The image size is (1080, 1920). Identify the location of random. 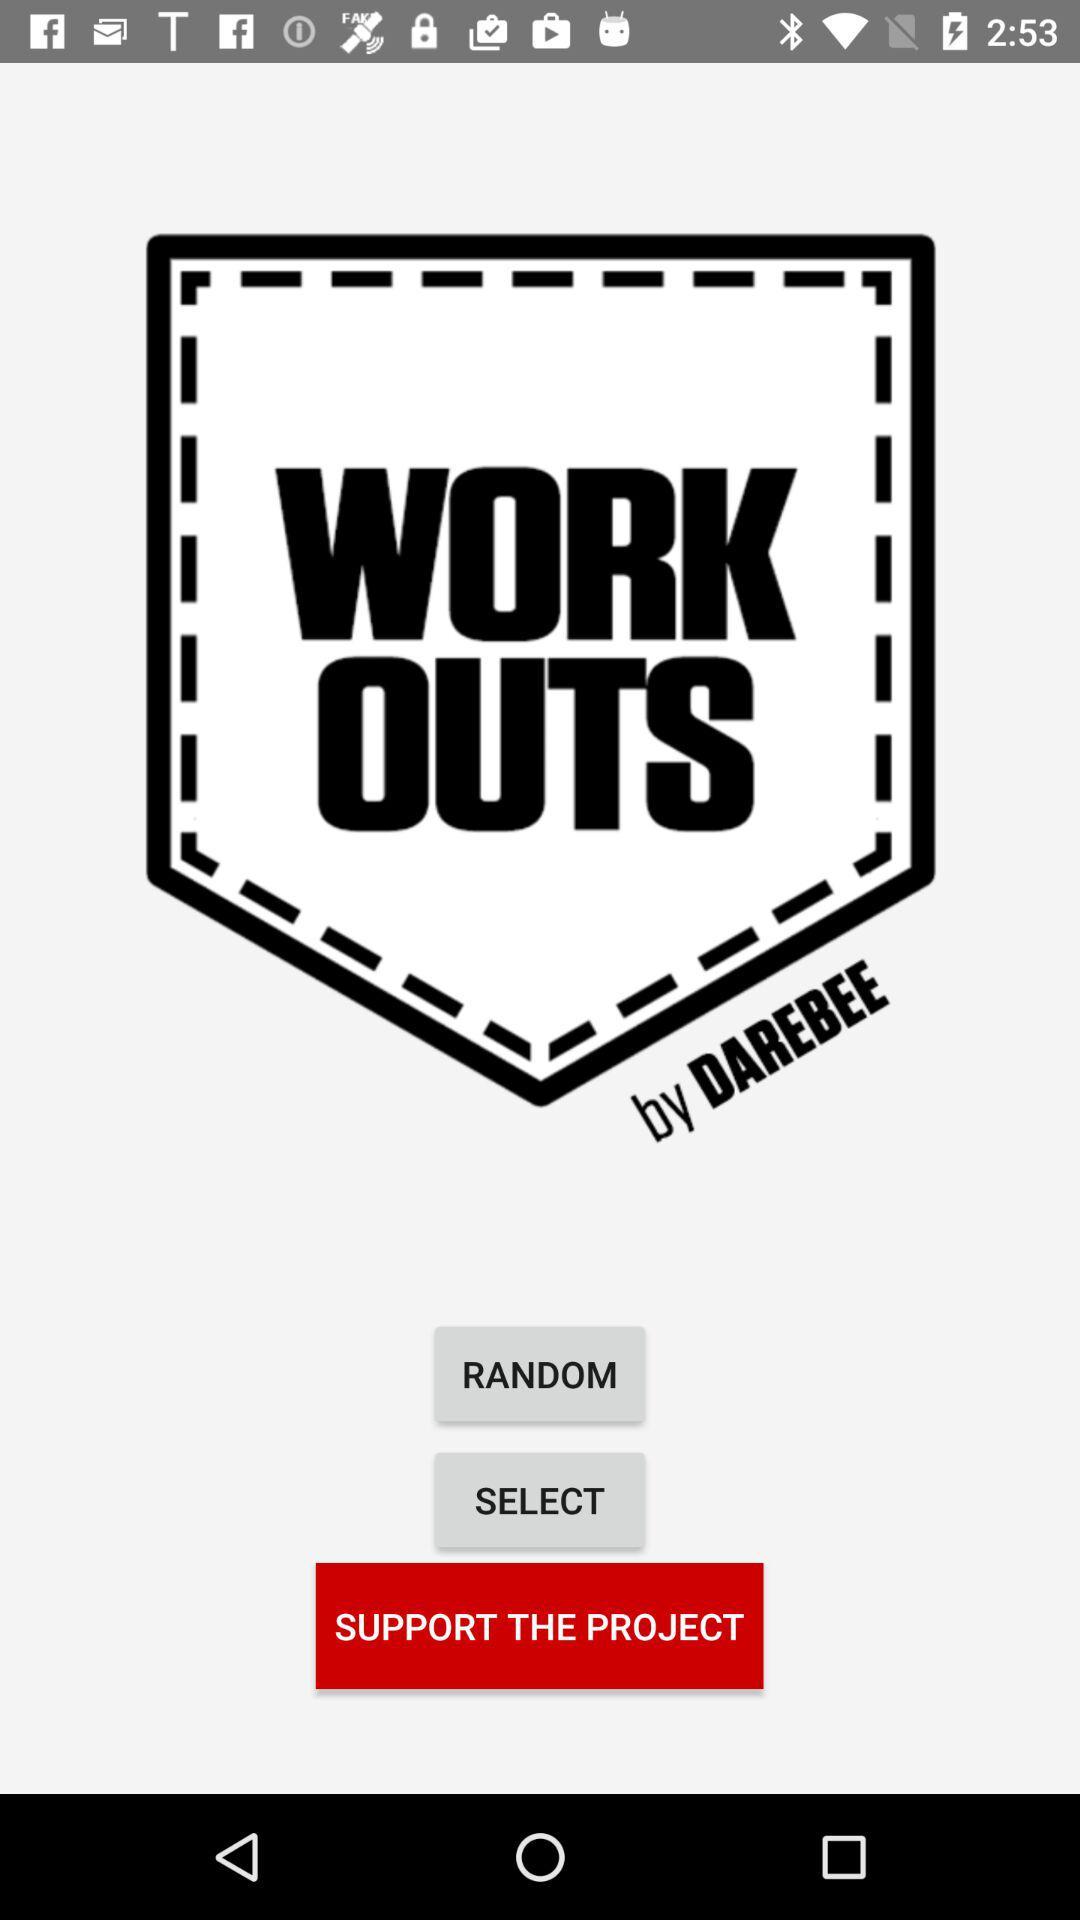
(540, 1372).